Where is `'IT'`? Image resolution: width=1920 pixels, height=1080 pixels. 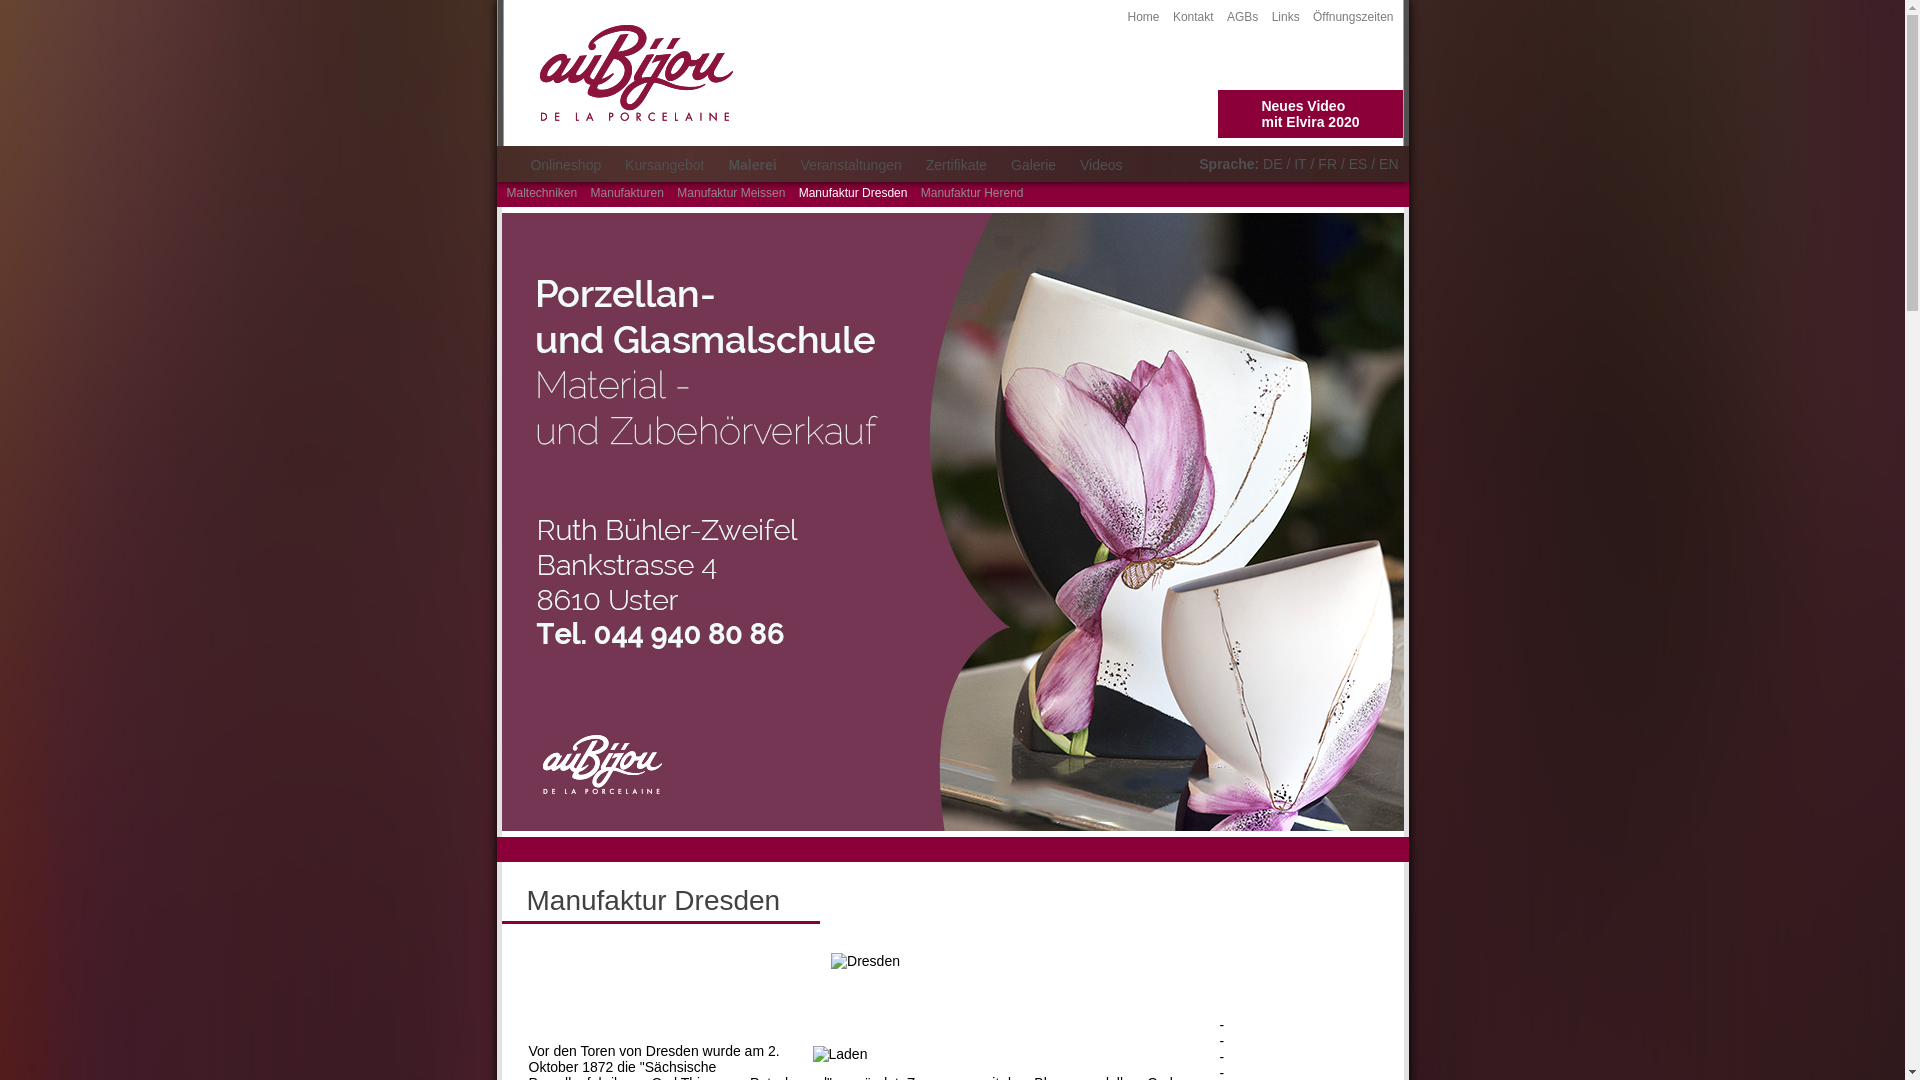
'IT' is located at coordinates (1300, 163).